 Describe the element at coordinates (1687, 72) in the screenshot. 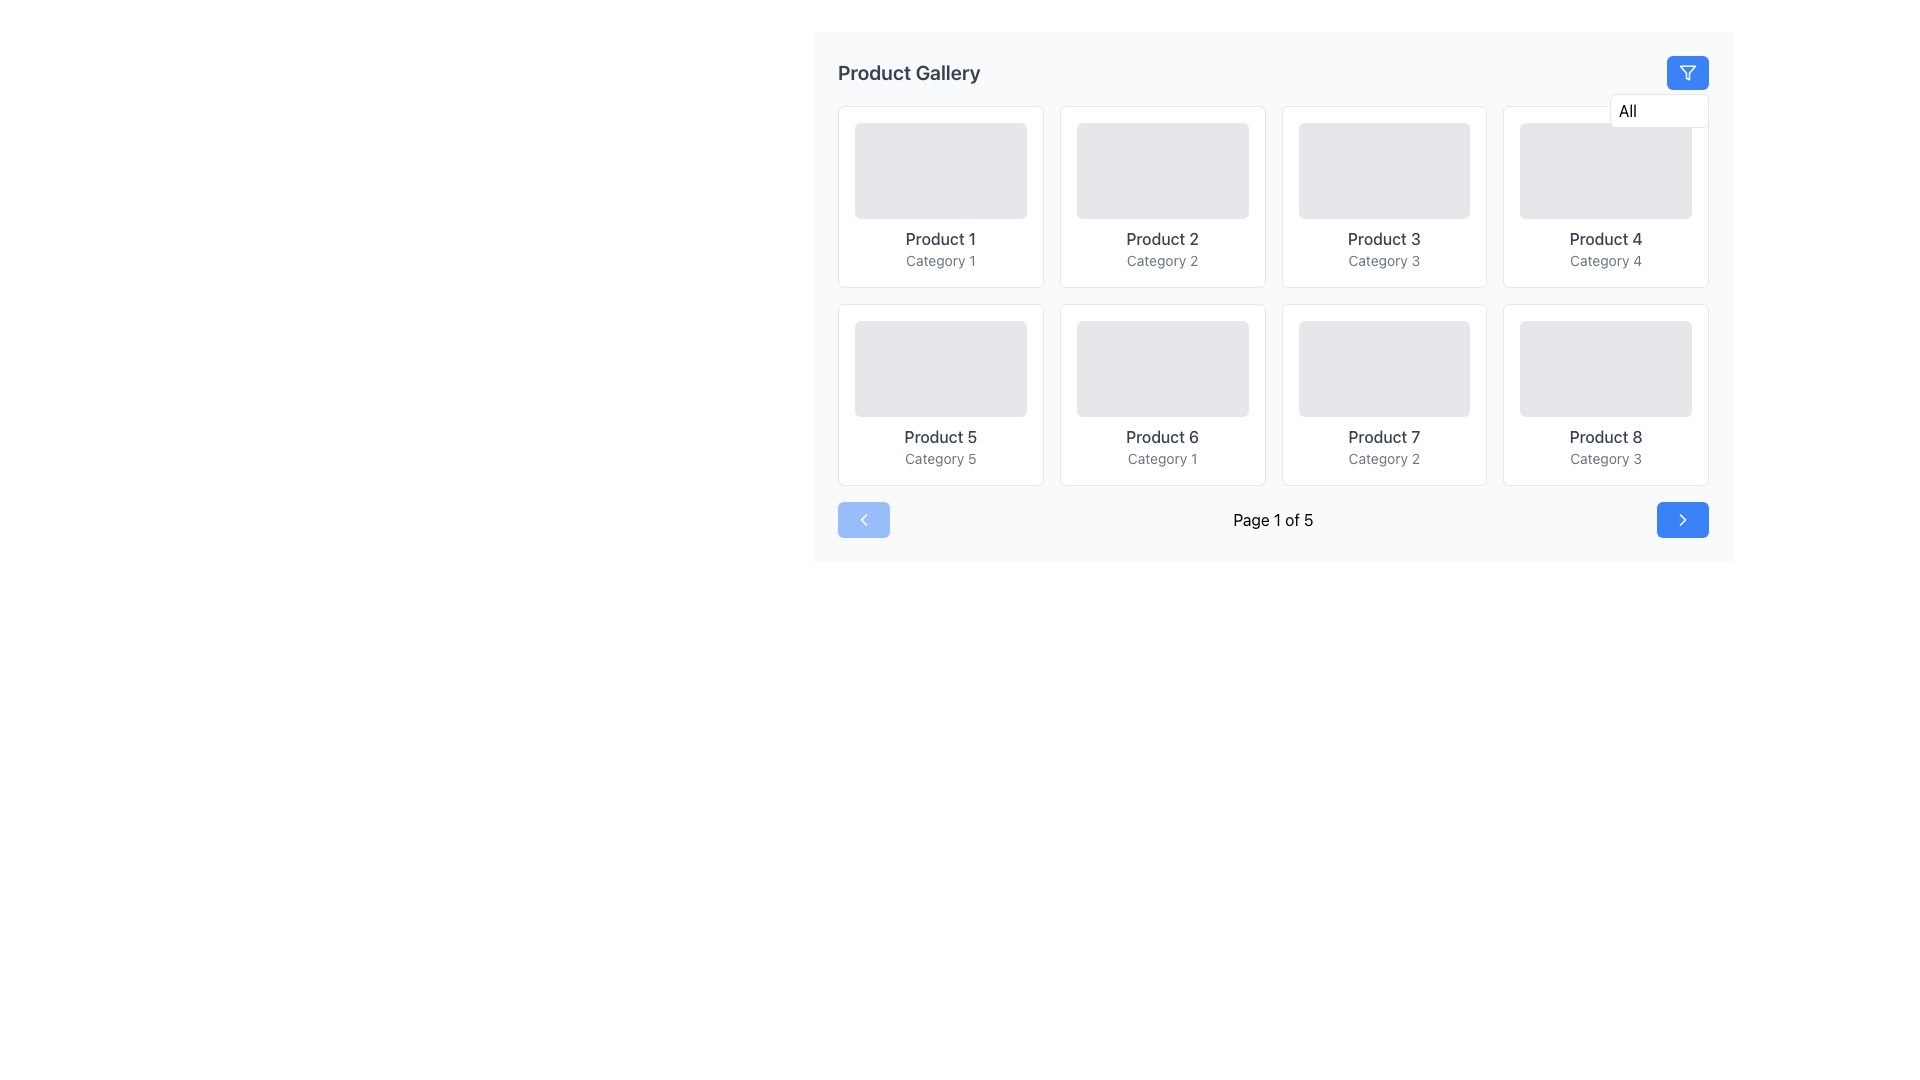

I see `the filter icon, which is a small triangular shape resembling a funnel, located within a blue circular button at the top-right corner of the interface` at that location.